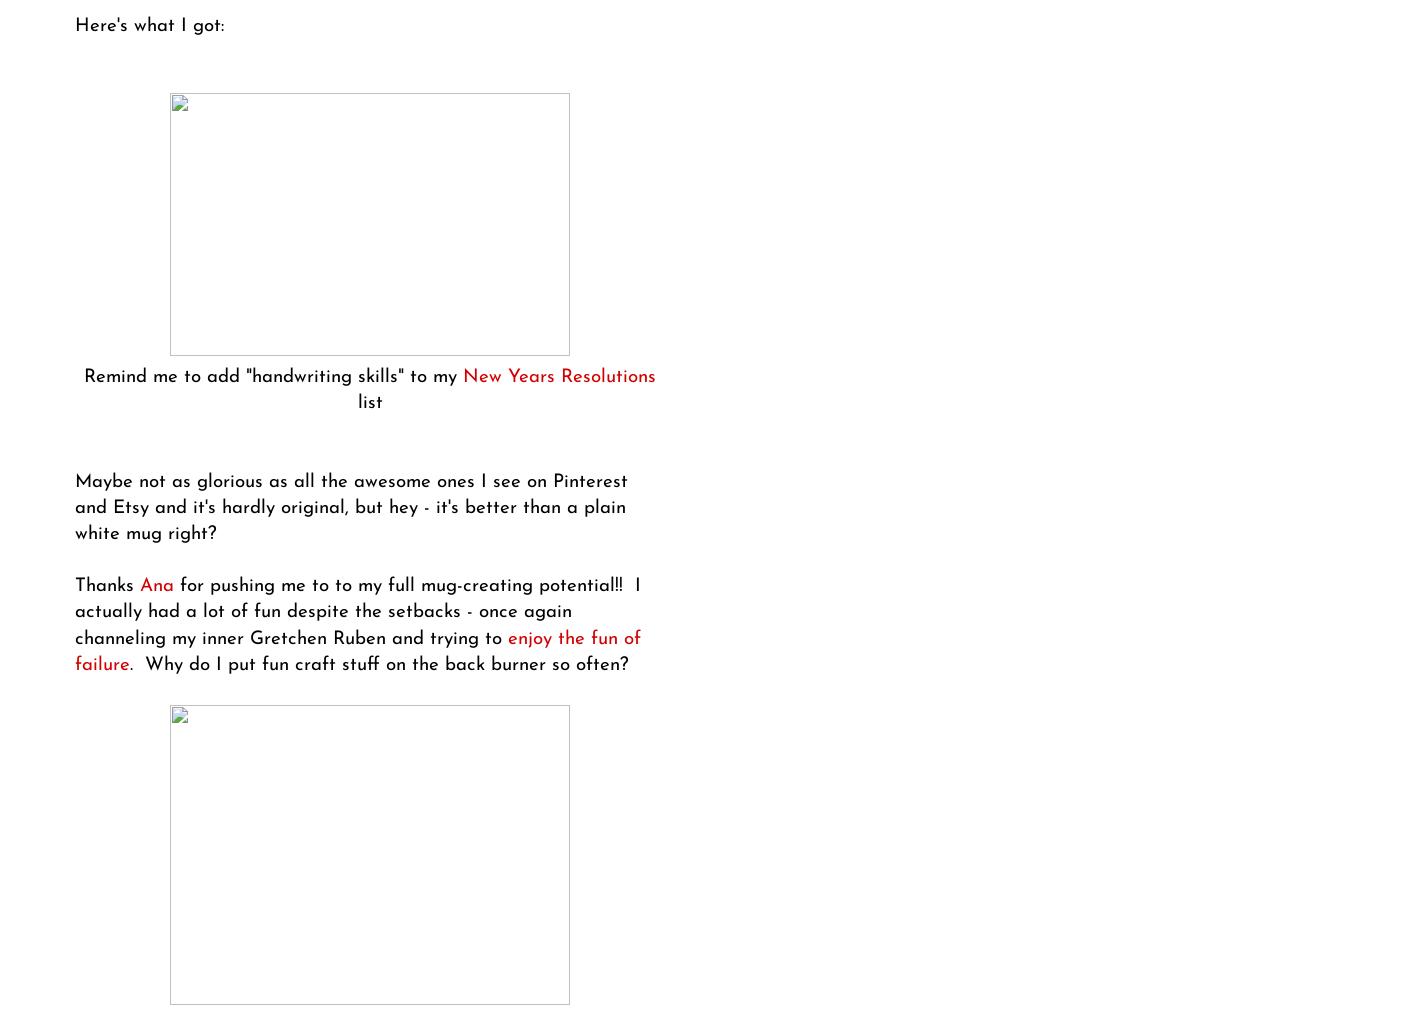 The width and height of the screenshot is (1408, 1012). Describe the element at coordinates (357, 651) in the screenshot. I see `'enjoy the fun of failure'` at that location.